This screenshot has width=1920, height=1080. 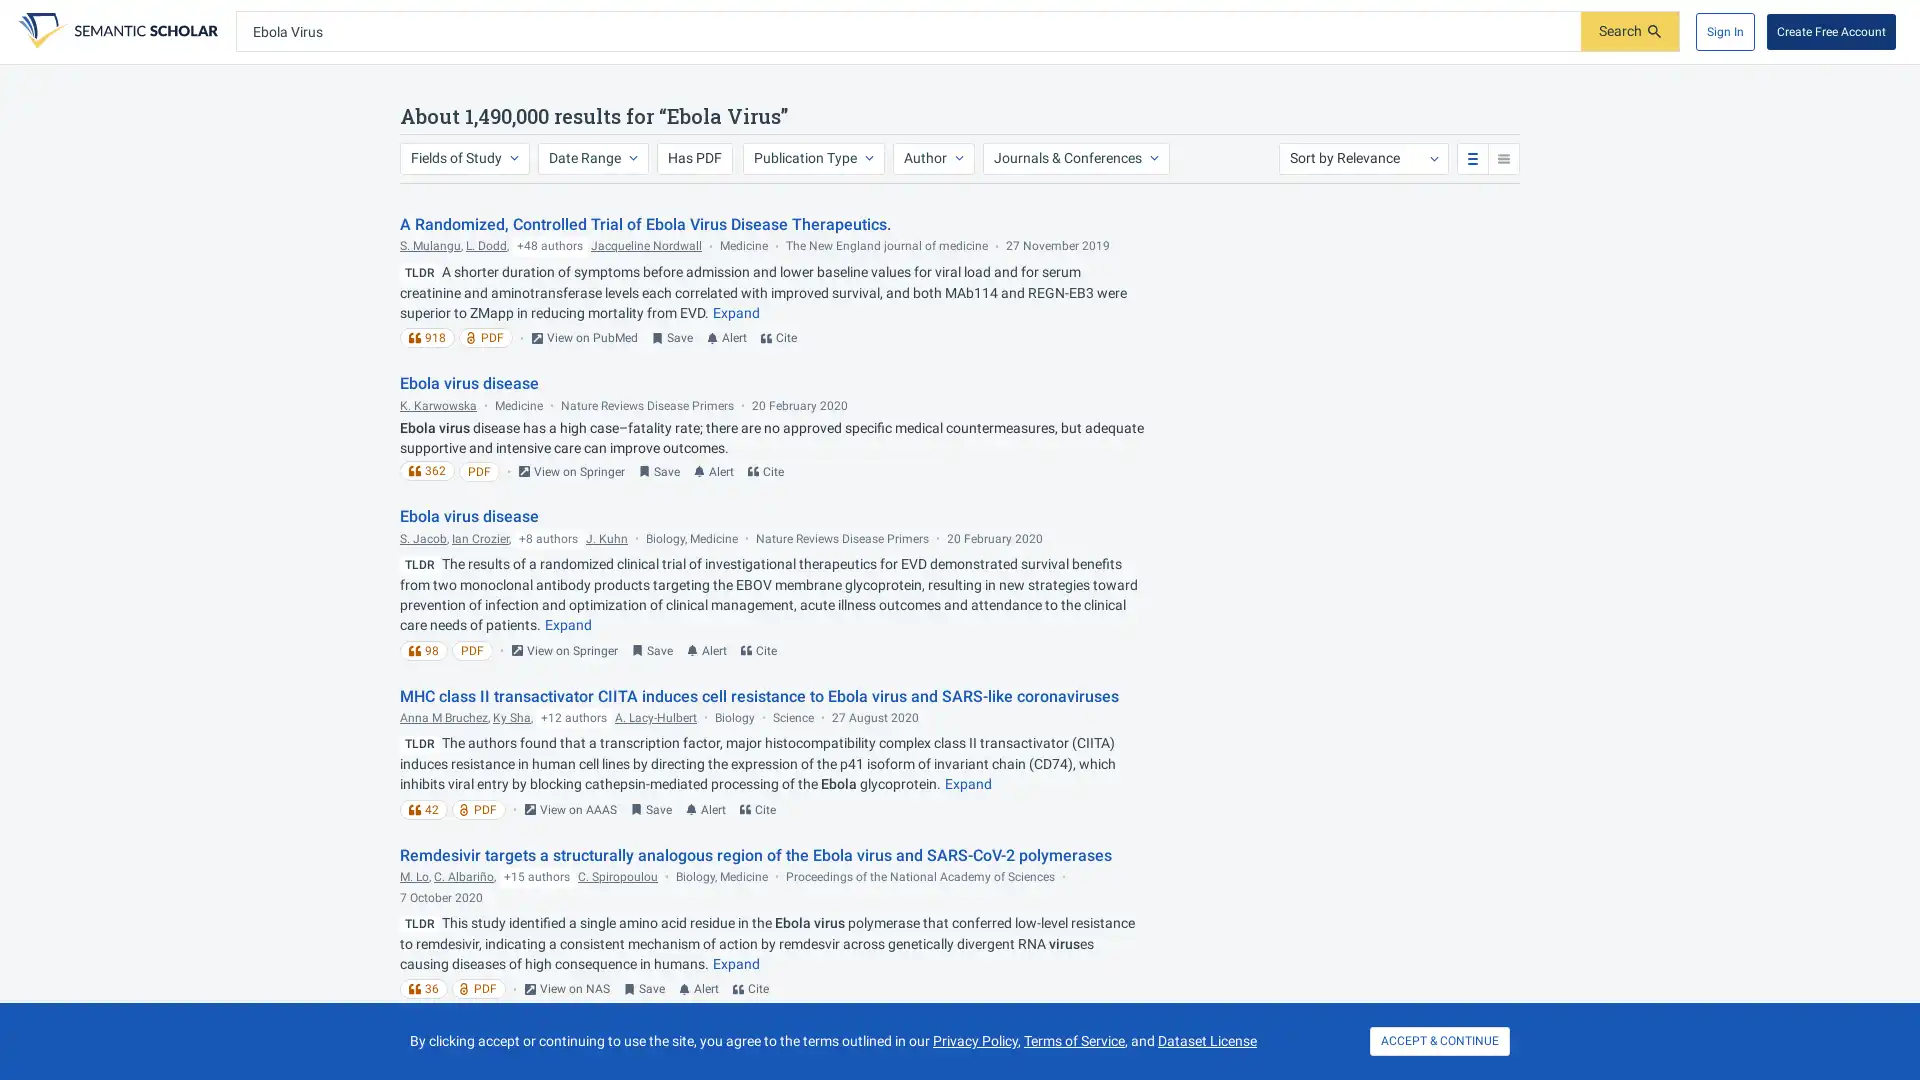 What do you see at coordinates (694, 157) in the screenshot?
I see `Has PDF` at bounding box center [694, 157].